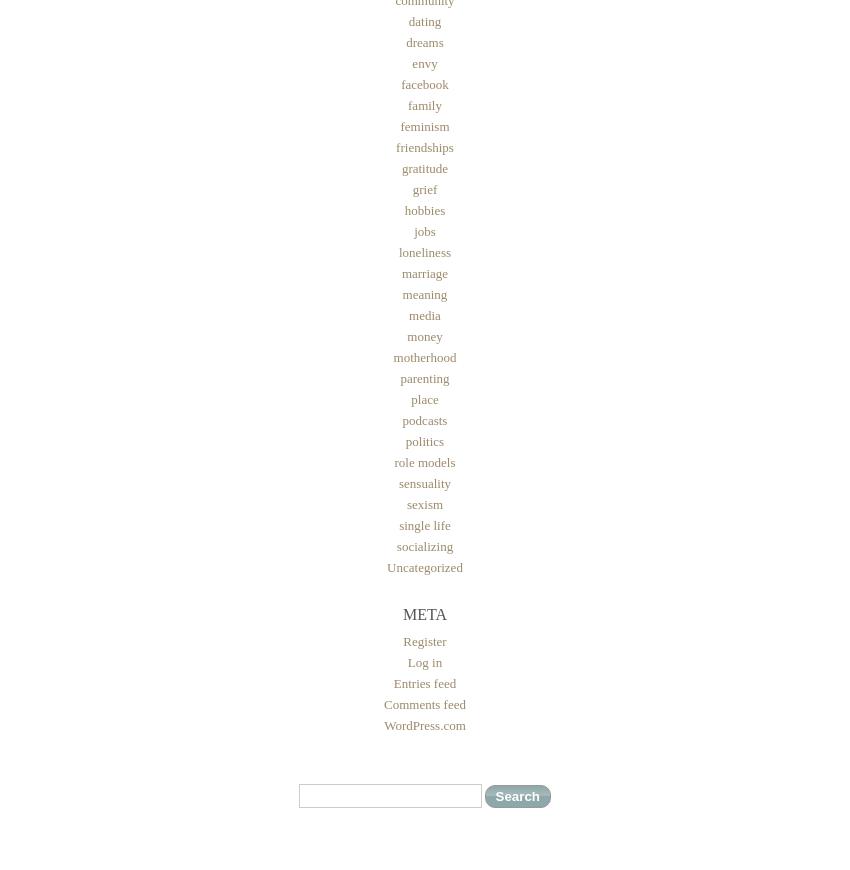 The image size is (850, 870). Describe the element at coordinates (424, 83) in the screenshot. I see `'facebook'` at that location.